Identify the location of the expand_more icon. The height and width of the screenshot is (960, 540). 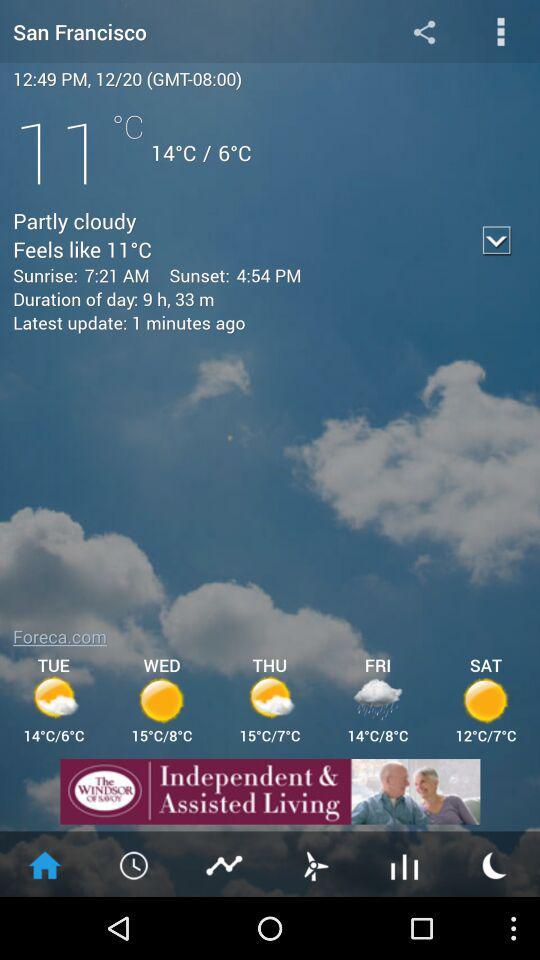
(496, 256).